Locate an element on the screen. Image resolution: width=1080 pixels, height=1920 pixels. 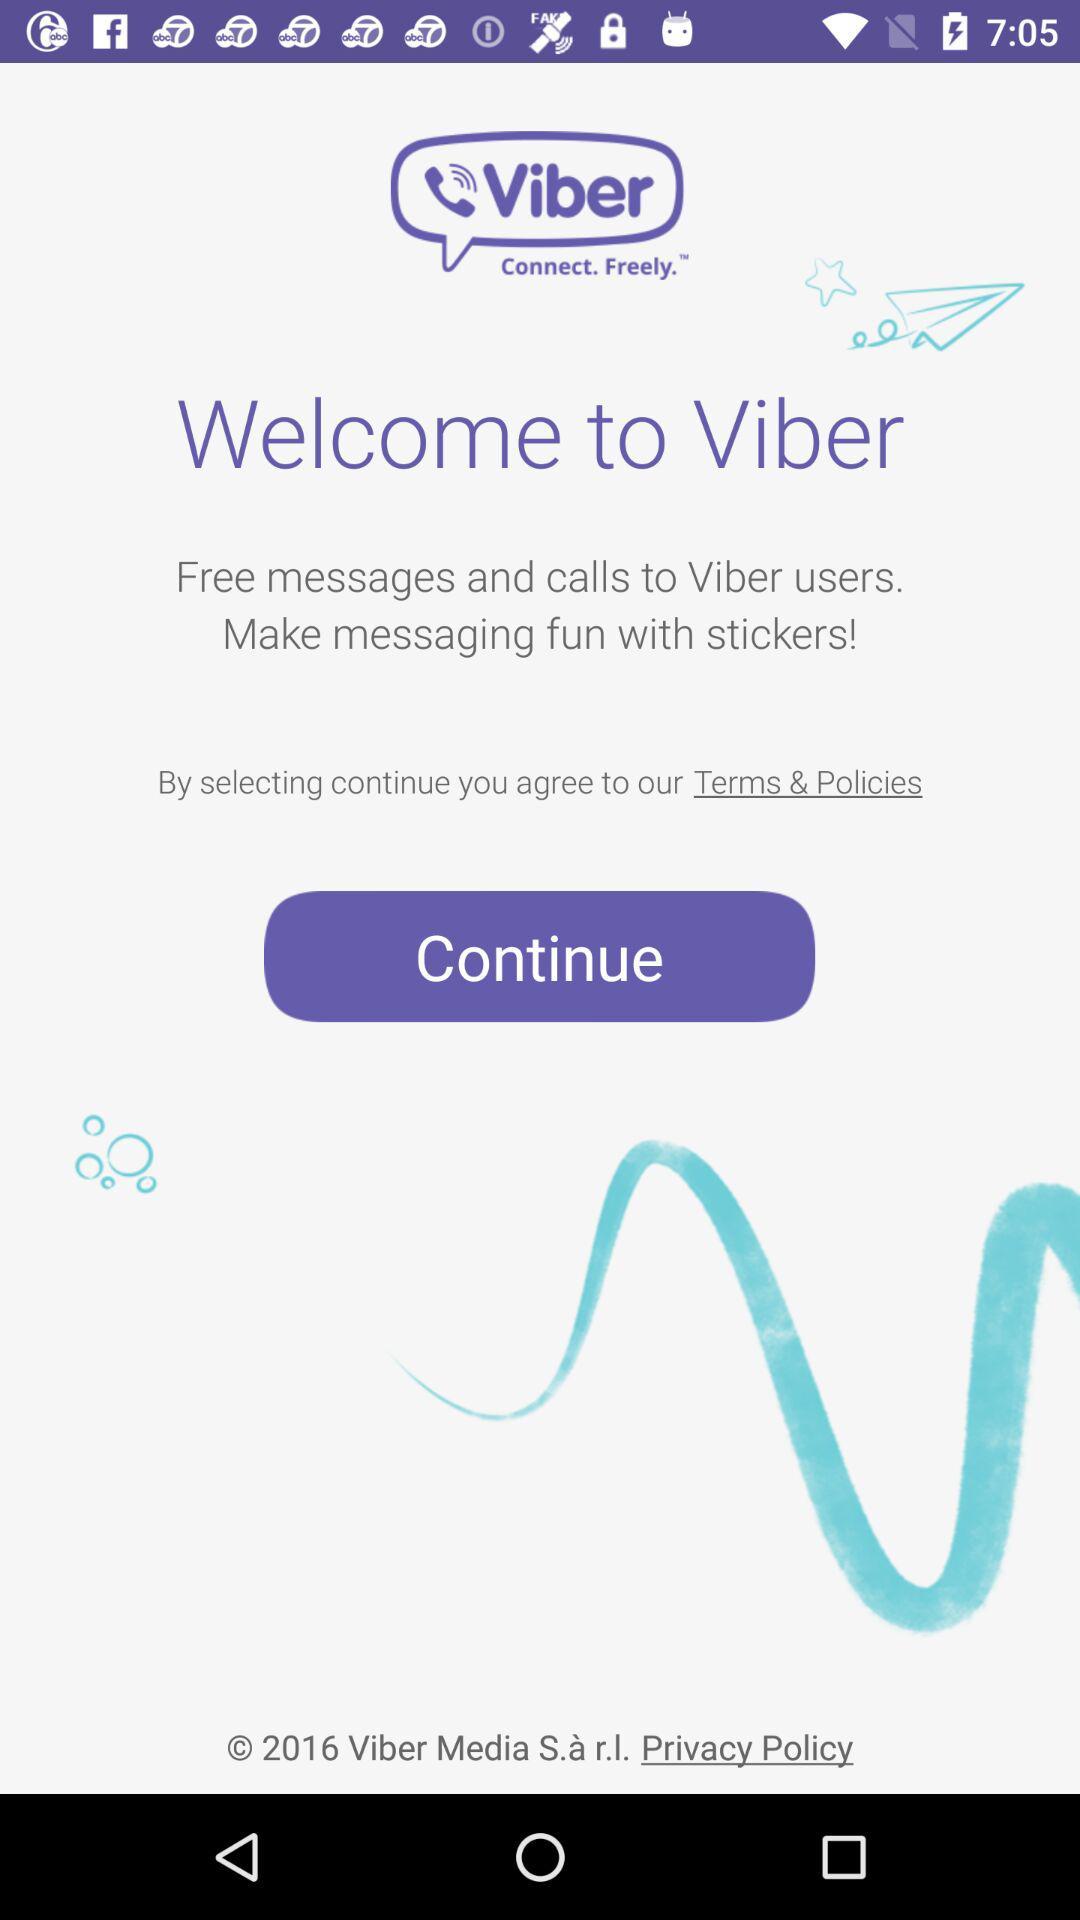
terms & policies item is located at coordinates (807, 780).